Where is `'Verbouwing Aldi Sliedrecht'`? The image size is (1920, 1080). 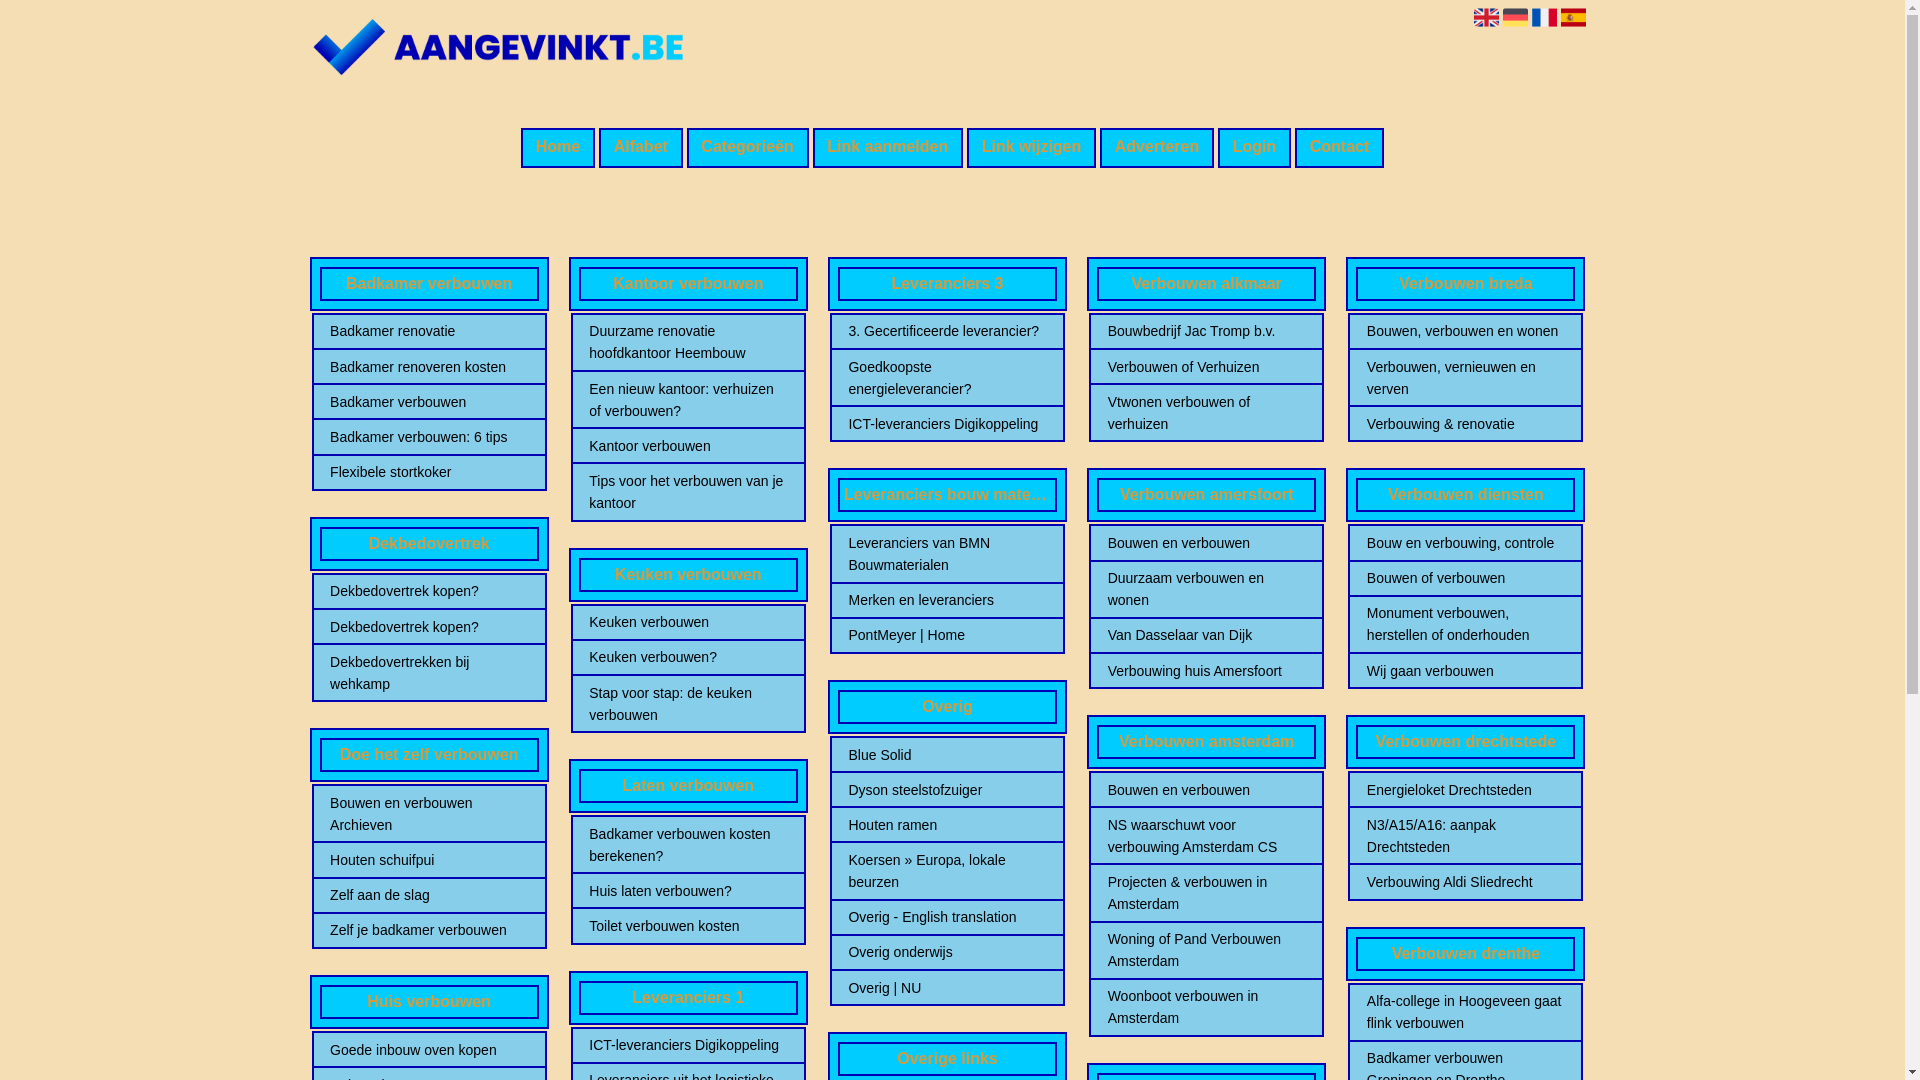 'Verbouwing Aldi Sliedrecht' is located at coordinates (1465, 881).